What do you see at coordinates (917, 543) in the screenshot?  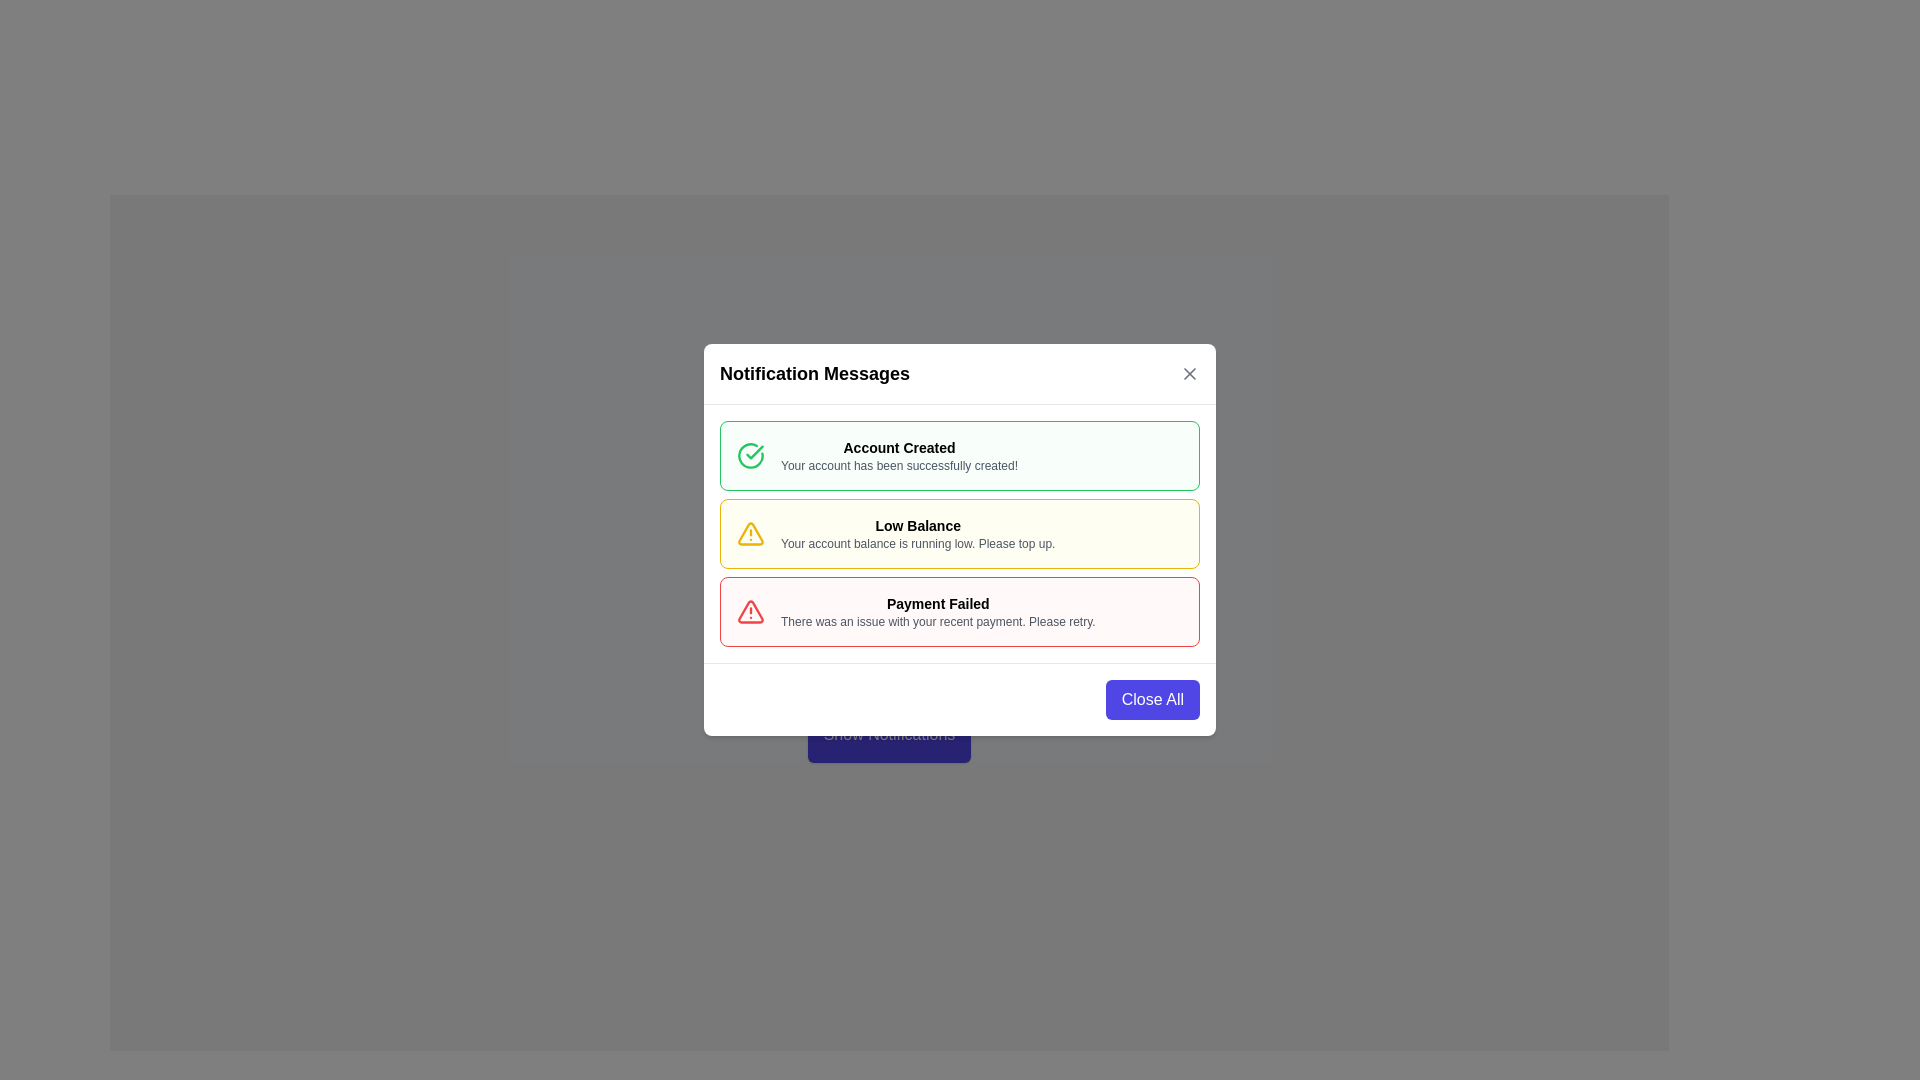 I see `message displayed in the text element that informs the user about their low account balance, located below the 'Low Balance' title in the yellow-highlighted notification card` at bounding box center [917, 543].